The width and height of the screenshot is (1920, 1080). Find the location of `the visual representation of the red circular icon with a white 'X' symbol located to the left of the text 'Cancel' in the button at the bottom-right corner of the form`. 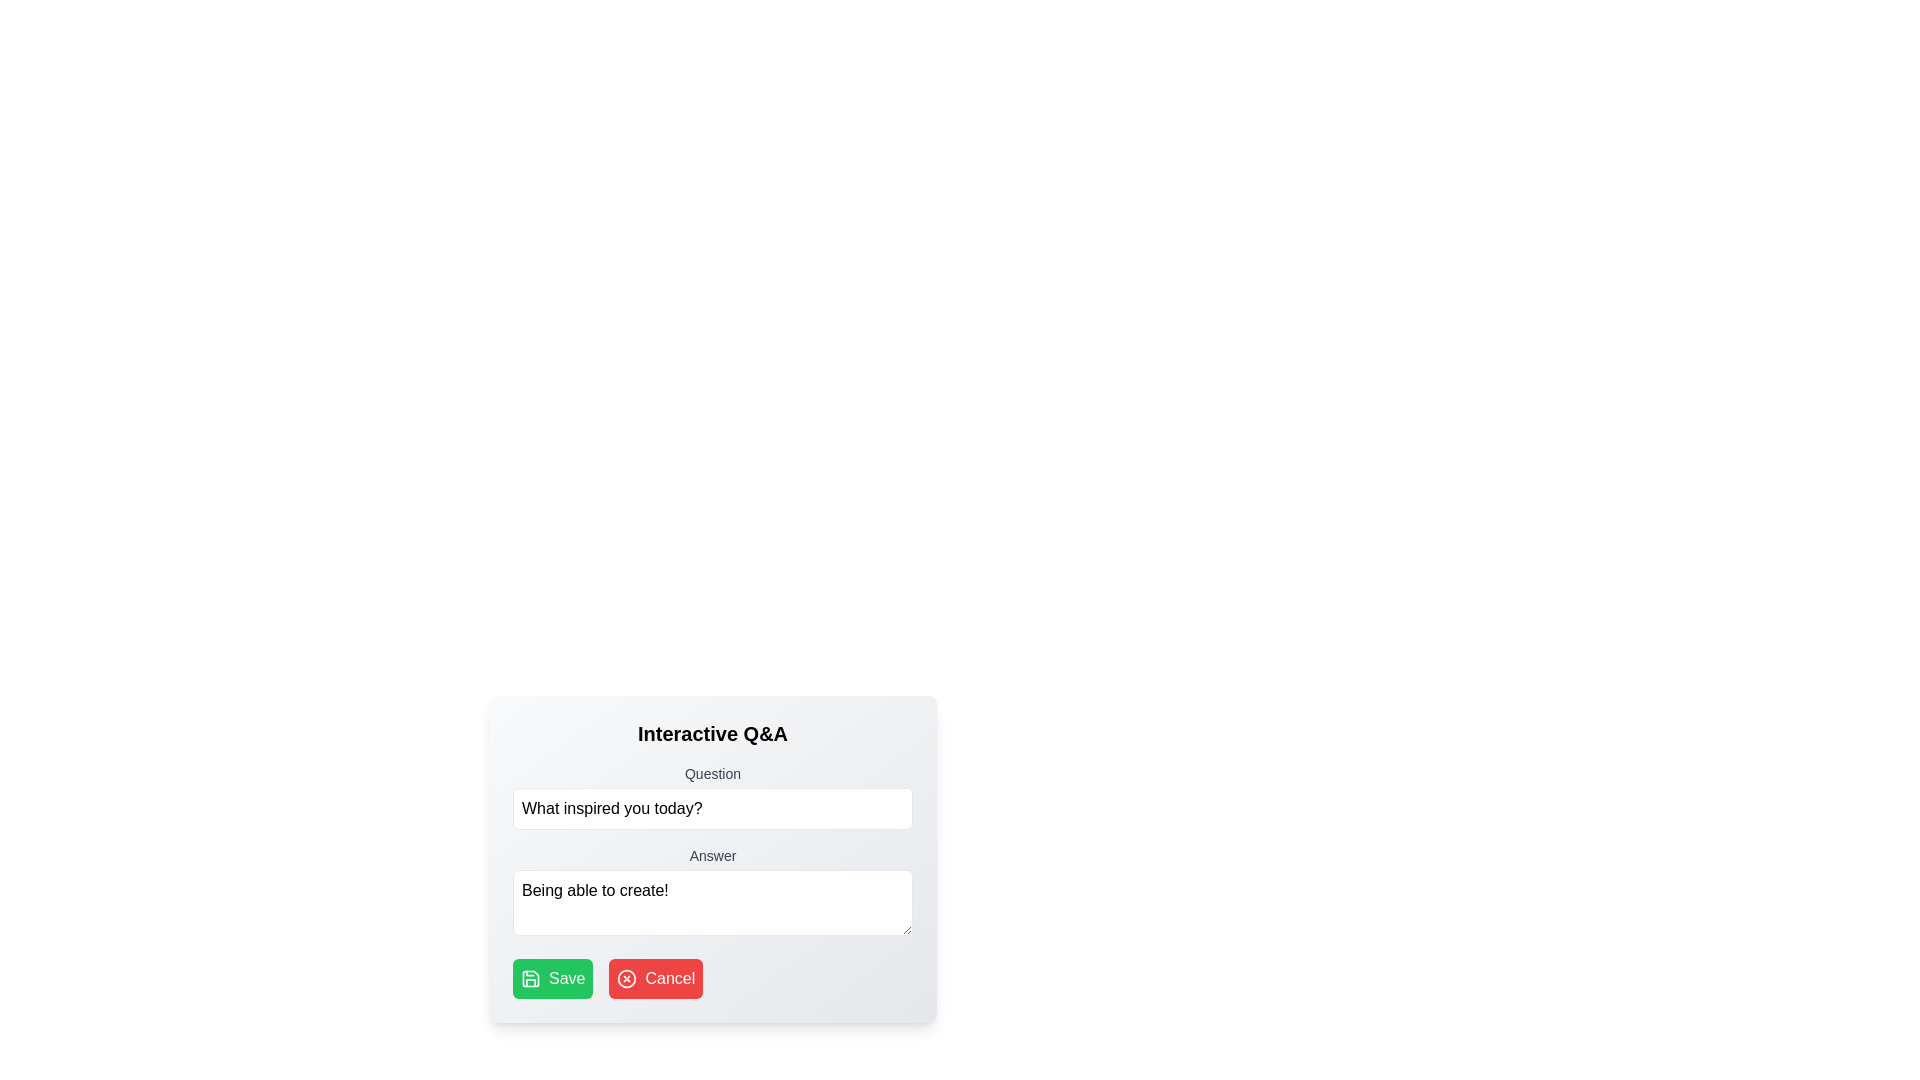

the visual representation of the red circular icon with a white 'X' symbol located to the left of the text 'Cancel' in the button at the bottom-right corner of the form is located at coordinates (626, 978).